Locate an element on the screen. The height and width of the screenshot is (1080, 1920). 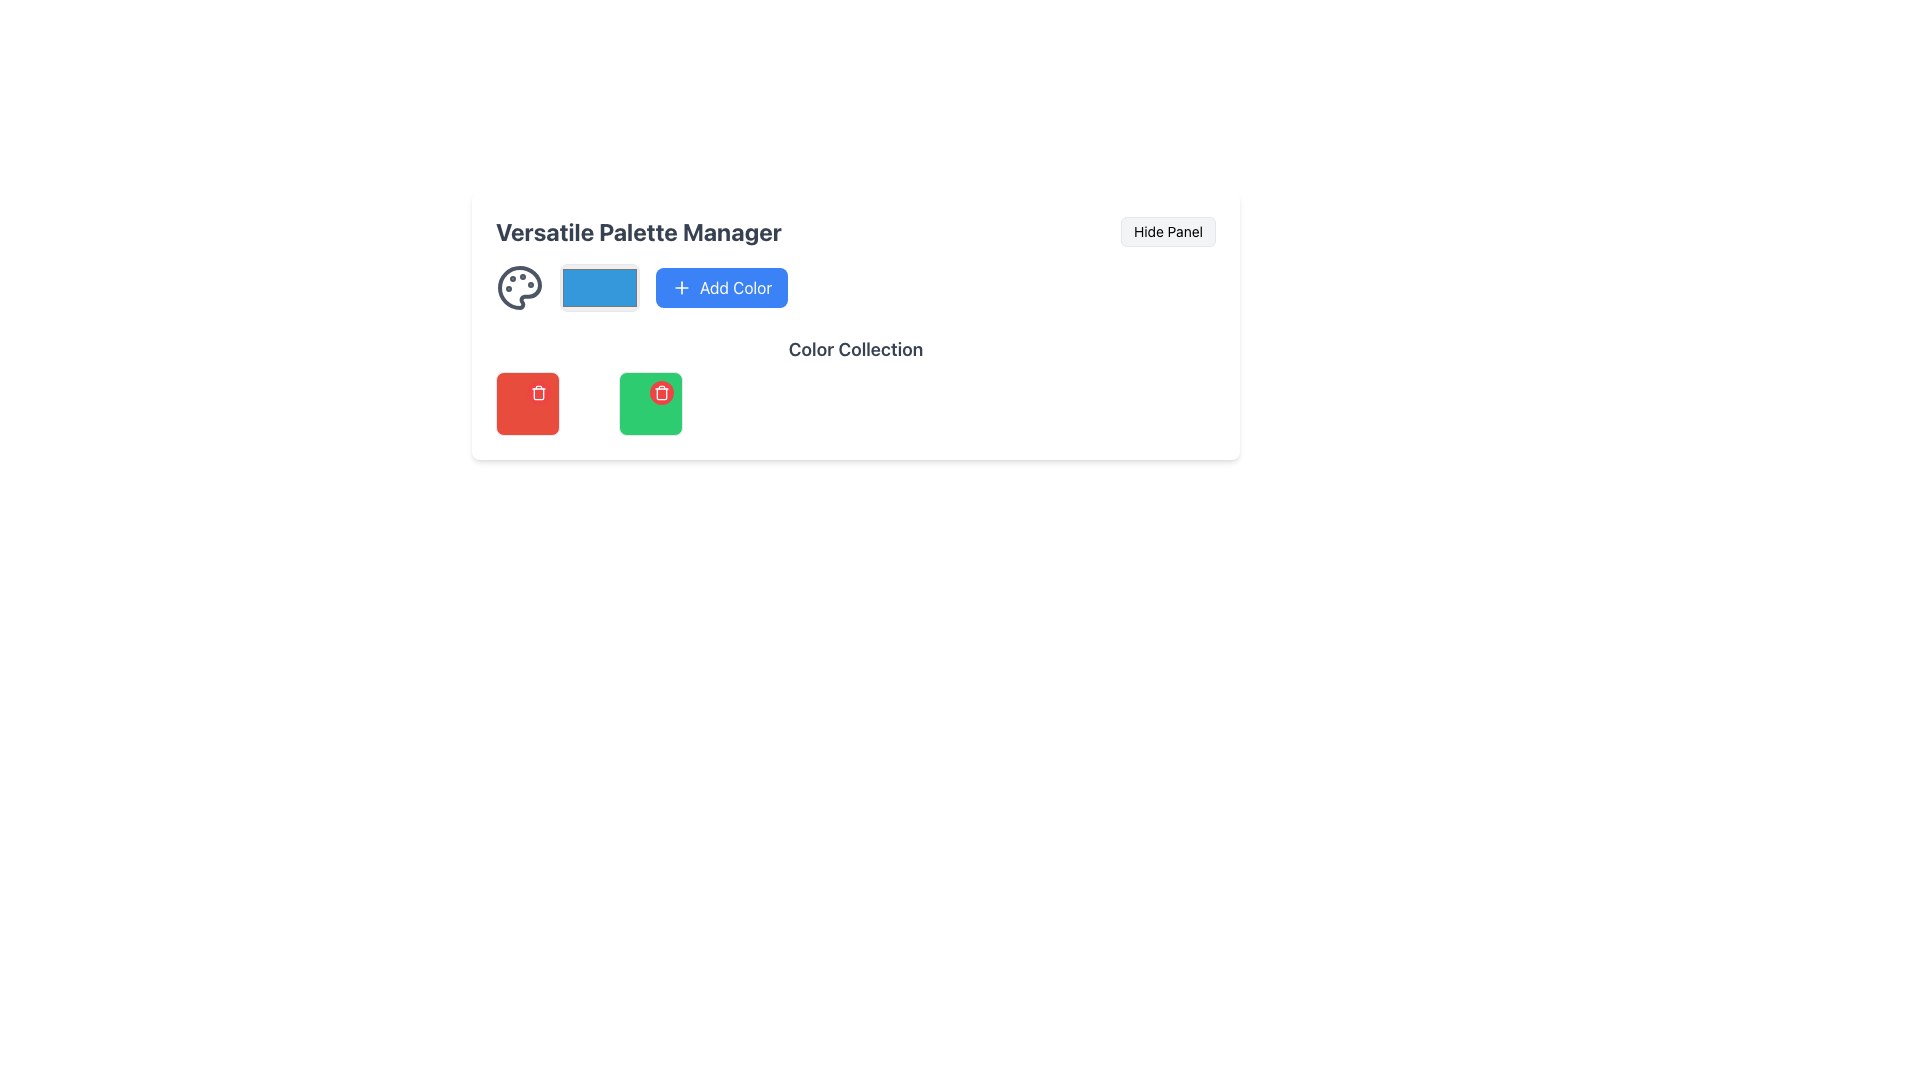
the green button containing the trash bin icon, which is located in the second column of the grid under 'Color Collection' is located at coordinates (538, 393).